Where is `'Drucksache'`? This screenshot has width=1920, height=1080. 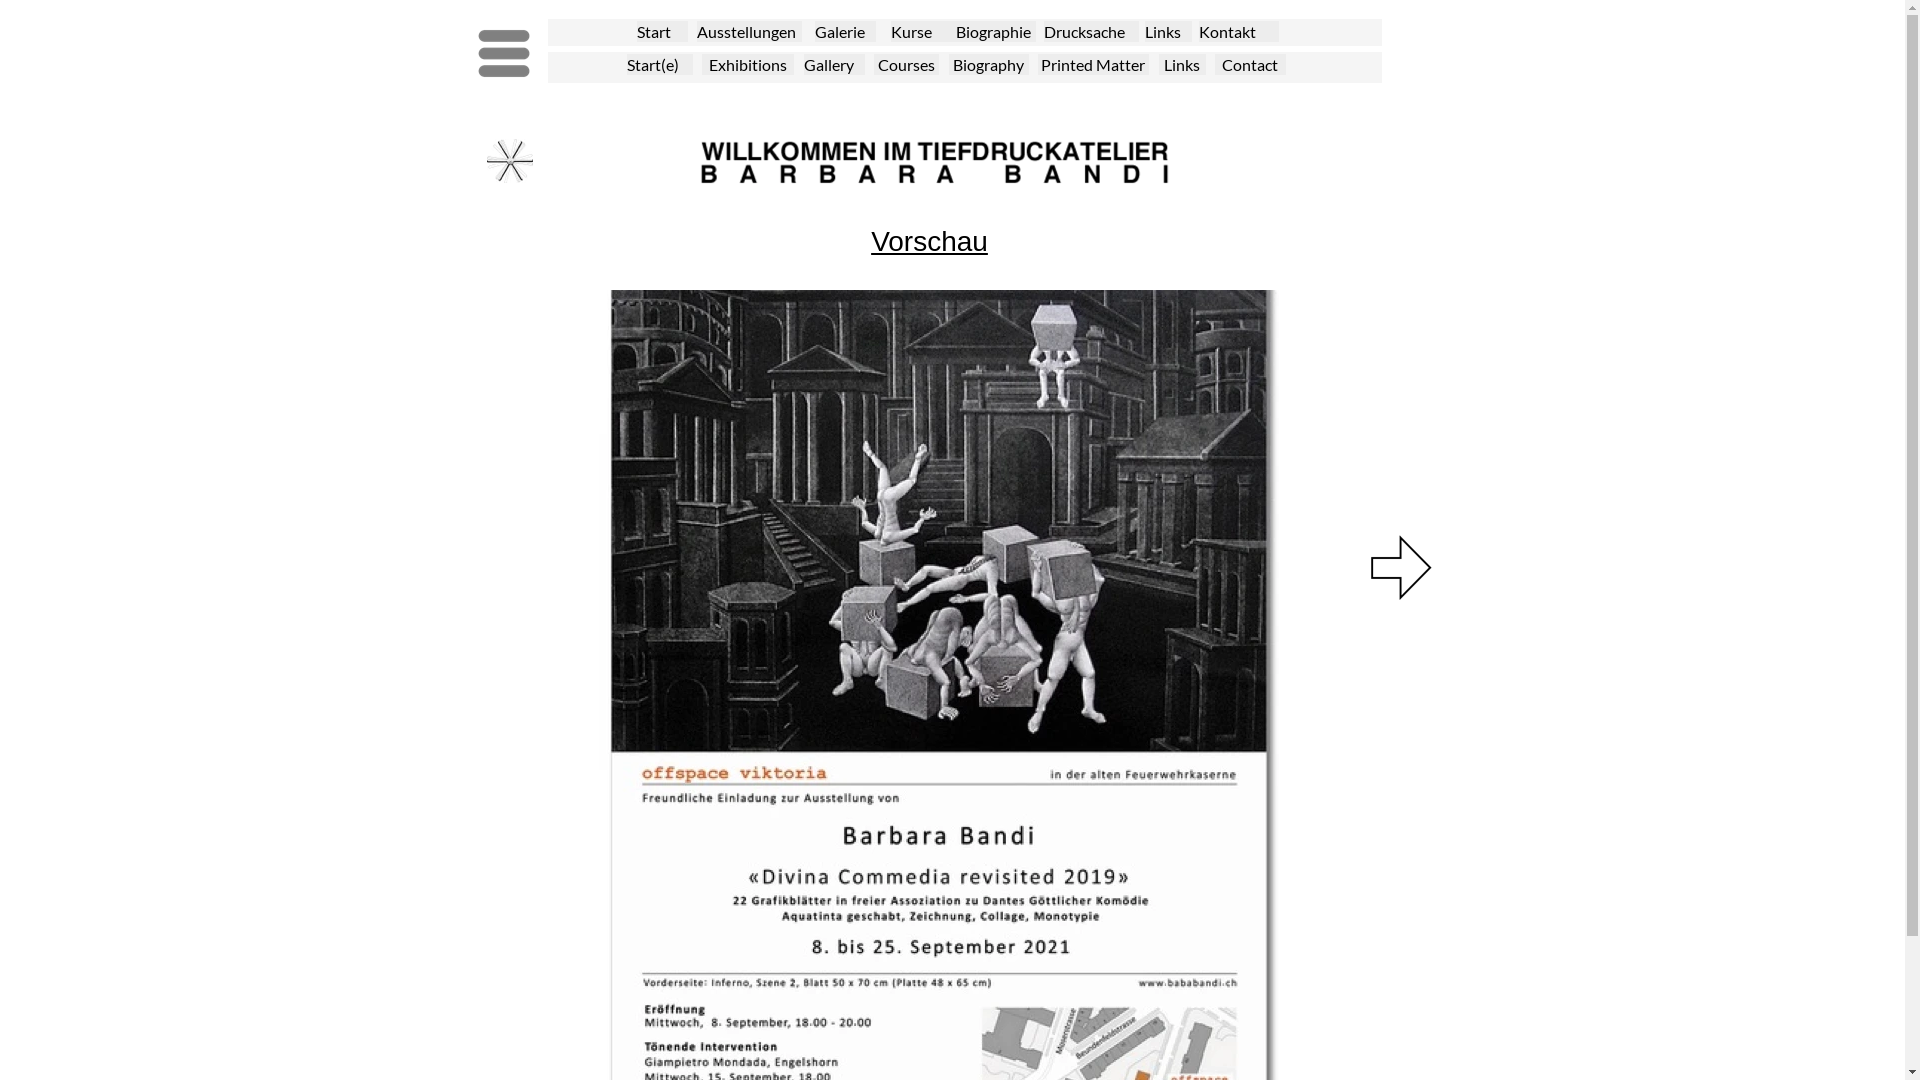 'Drucksache' is located at coordinates (1090, 32).